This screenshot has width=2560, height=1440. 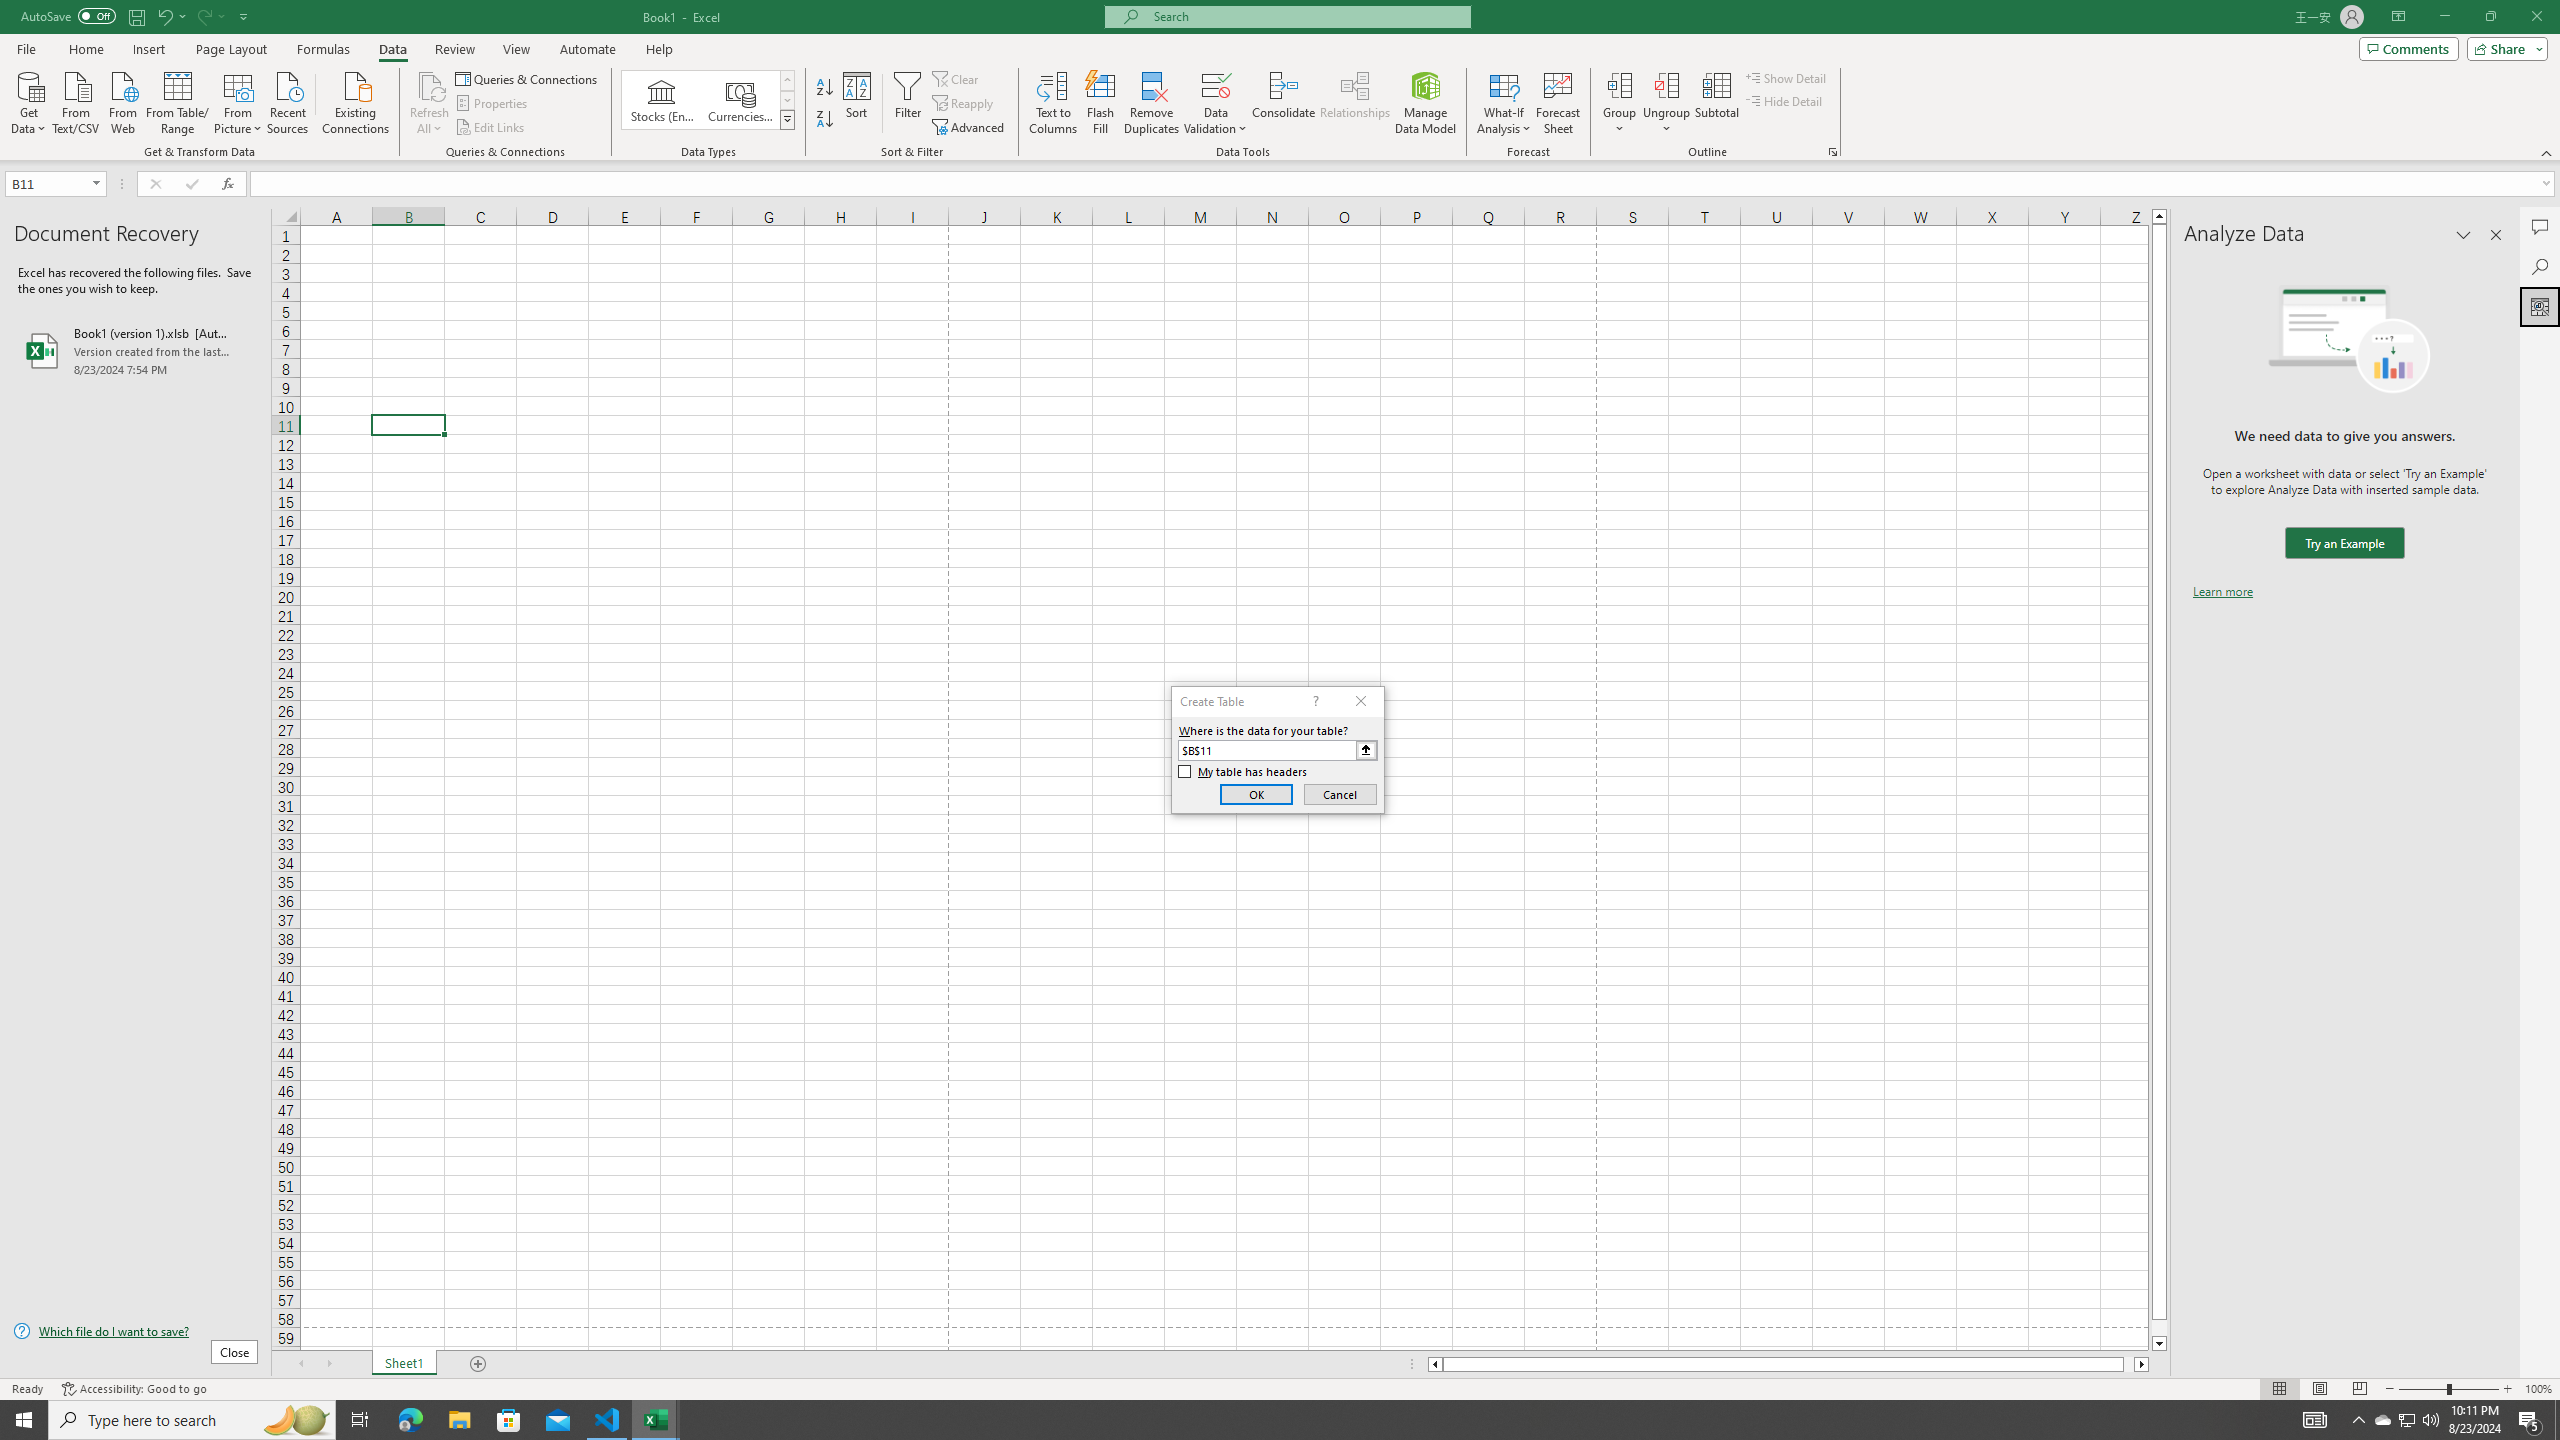 I want to click on 'Ungroup...', so click(x=1666, y=84).